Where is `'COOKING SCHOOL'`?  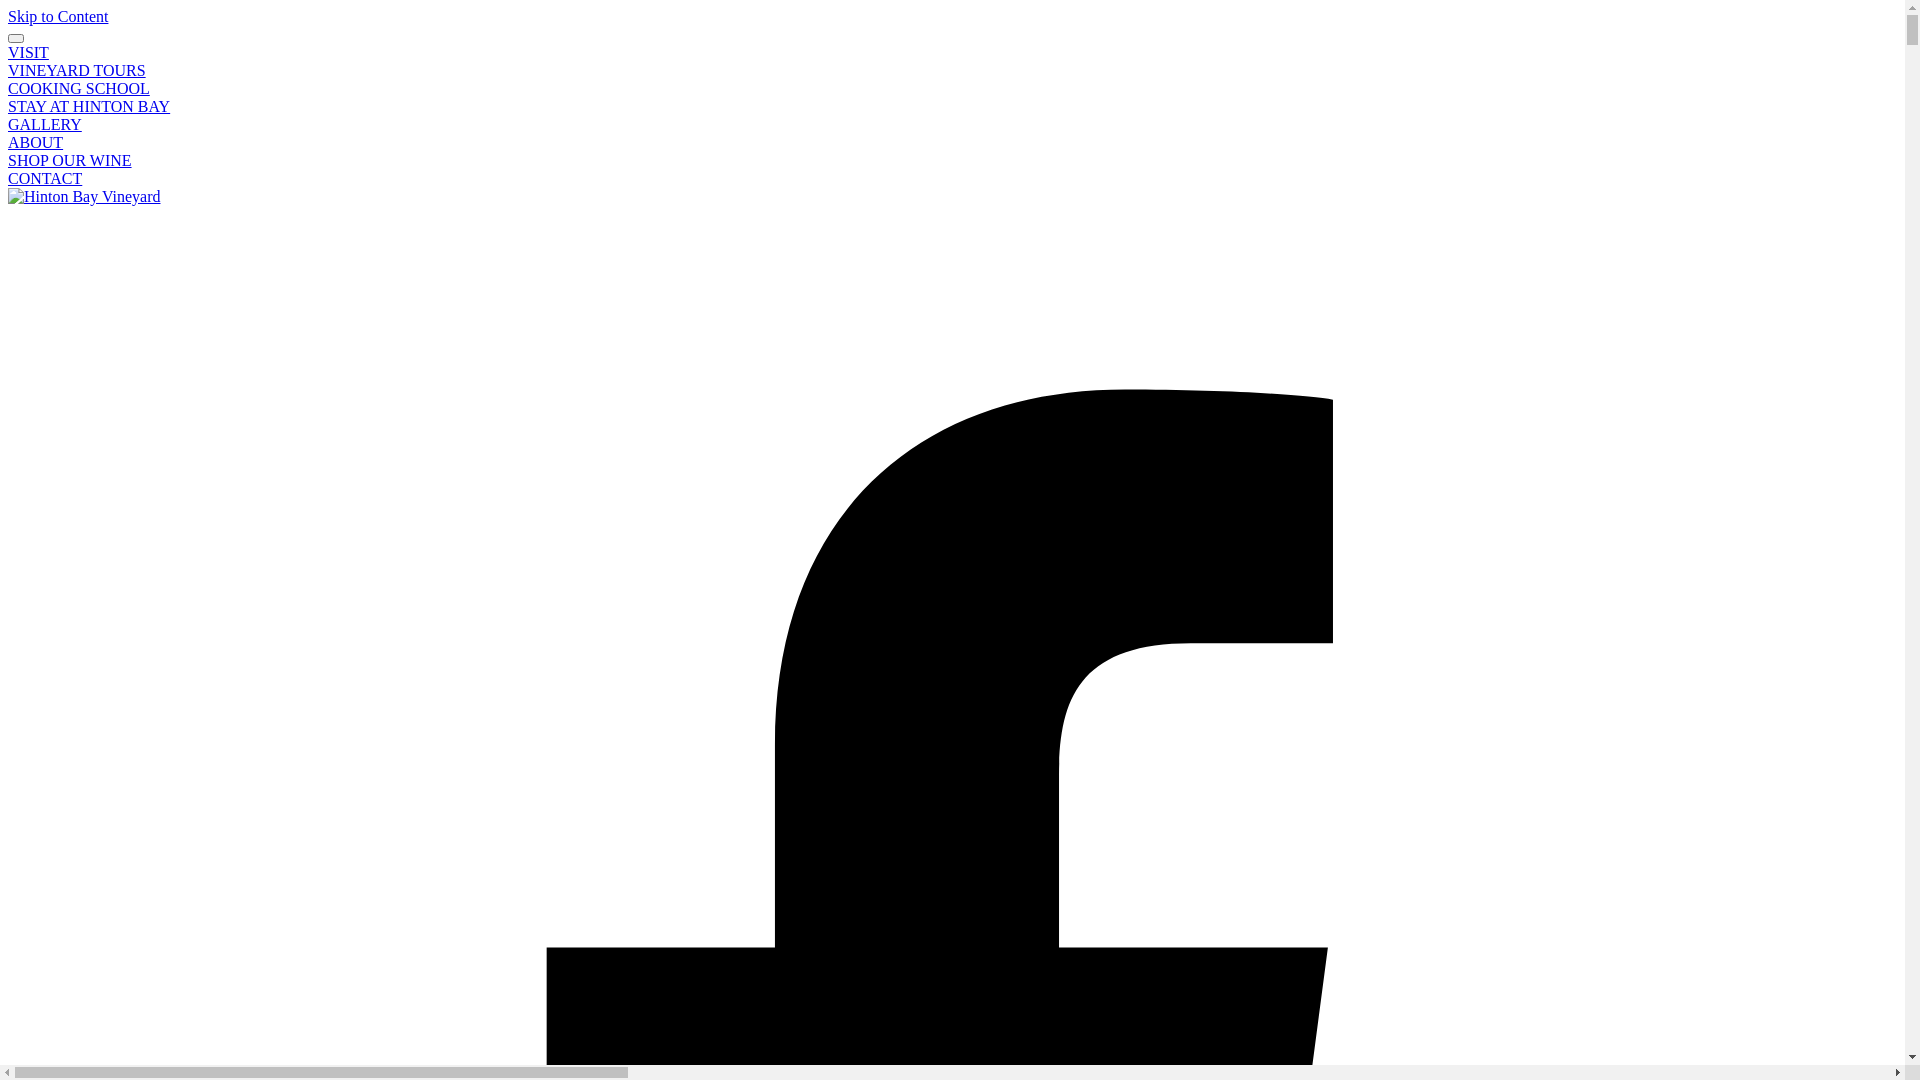 'COOKING SCHOOL' is located at coordinates (78, 87).